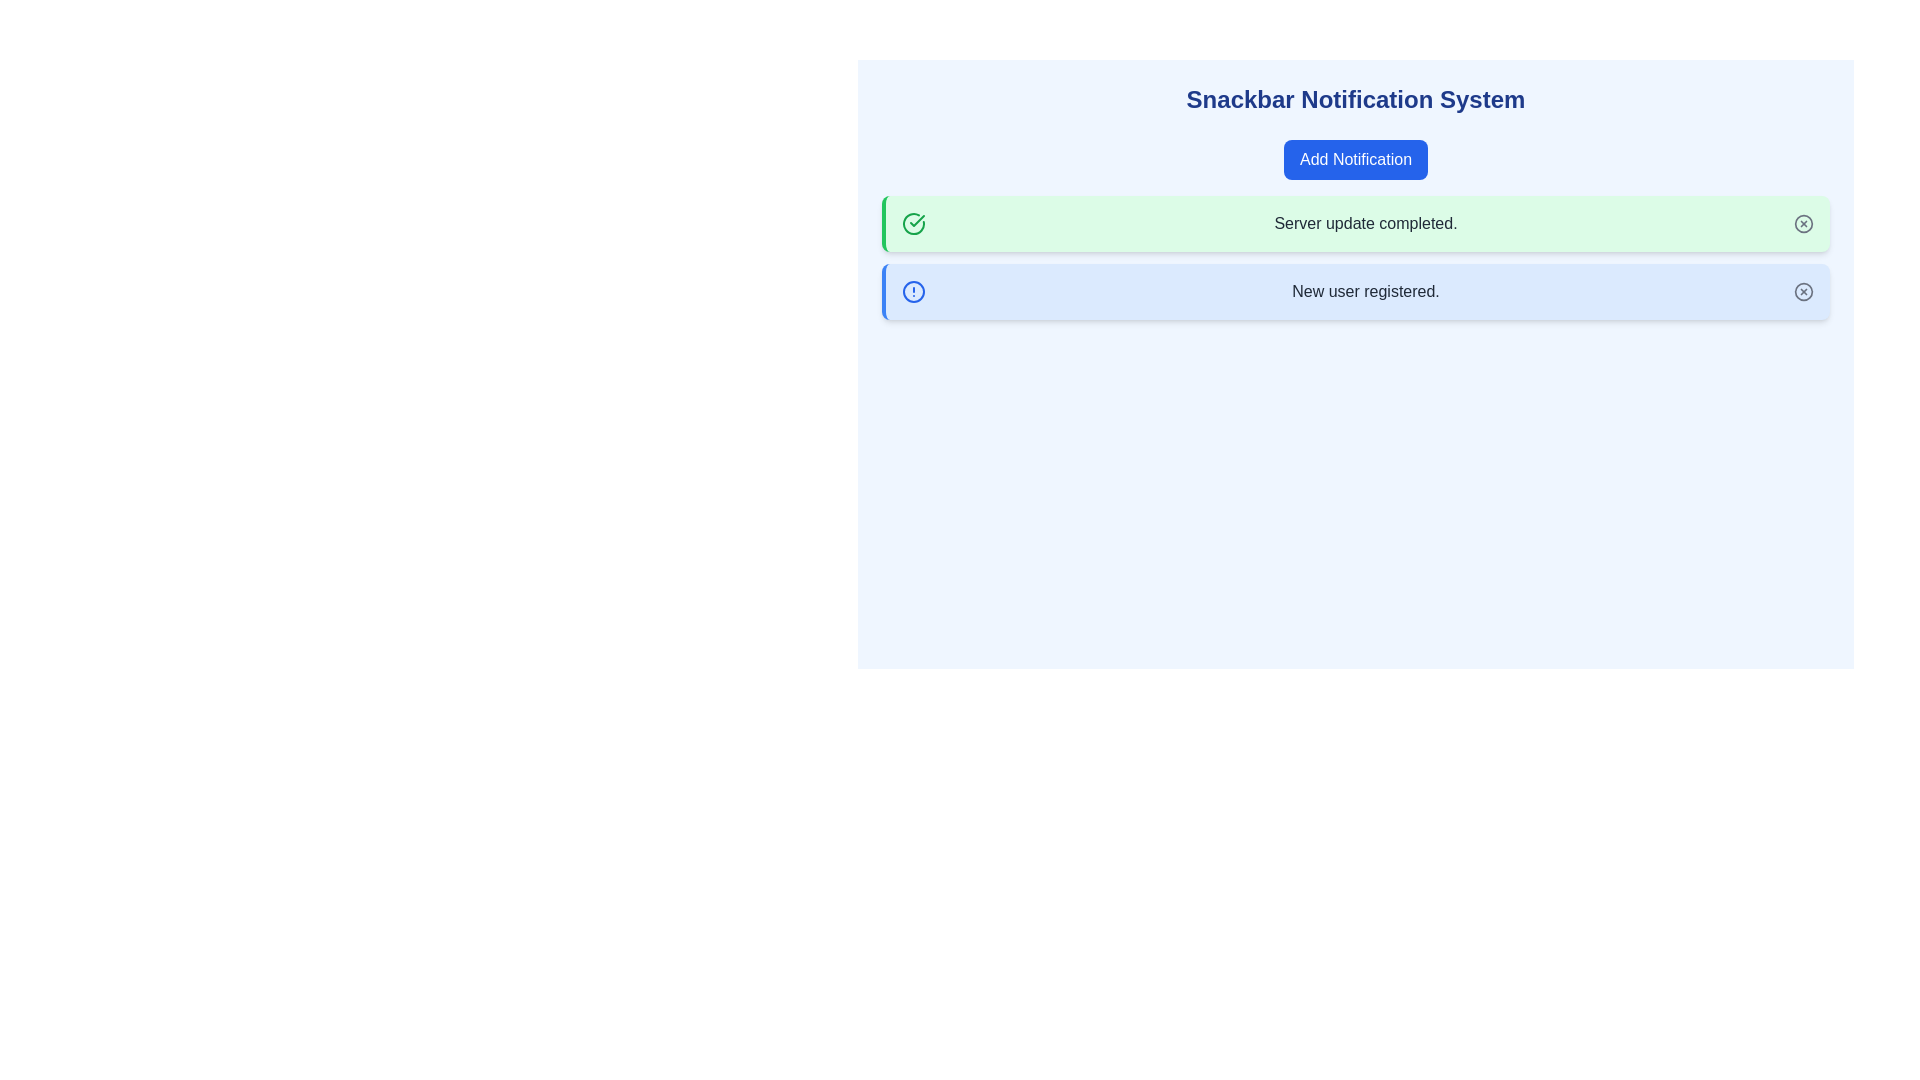 The image size is (1920, 1080). I want to click on the 'Add Notification' button to add a new notification, so click(1356, 158).